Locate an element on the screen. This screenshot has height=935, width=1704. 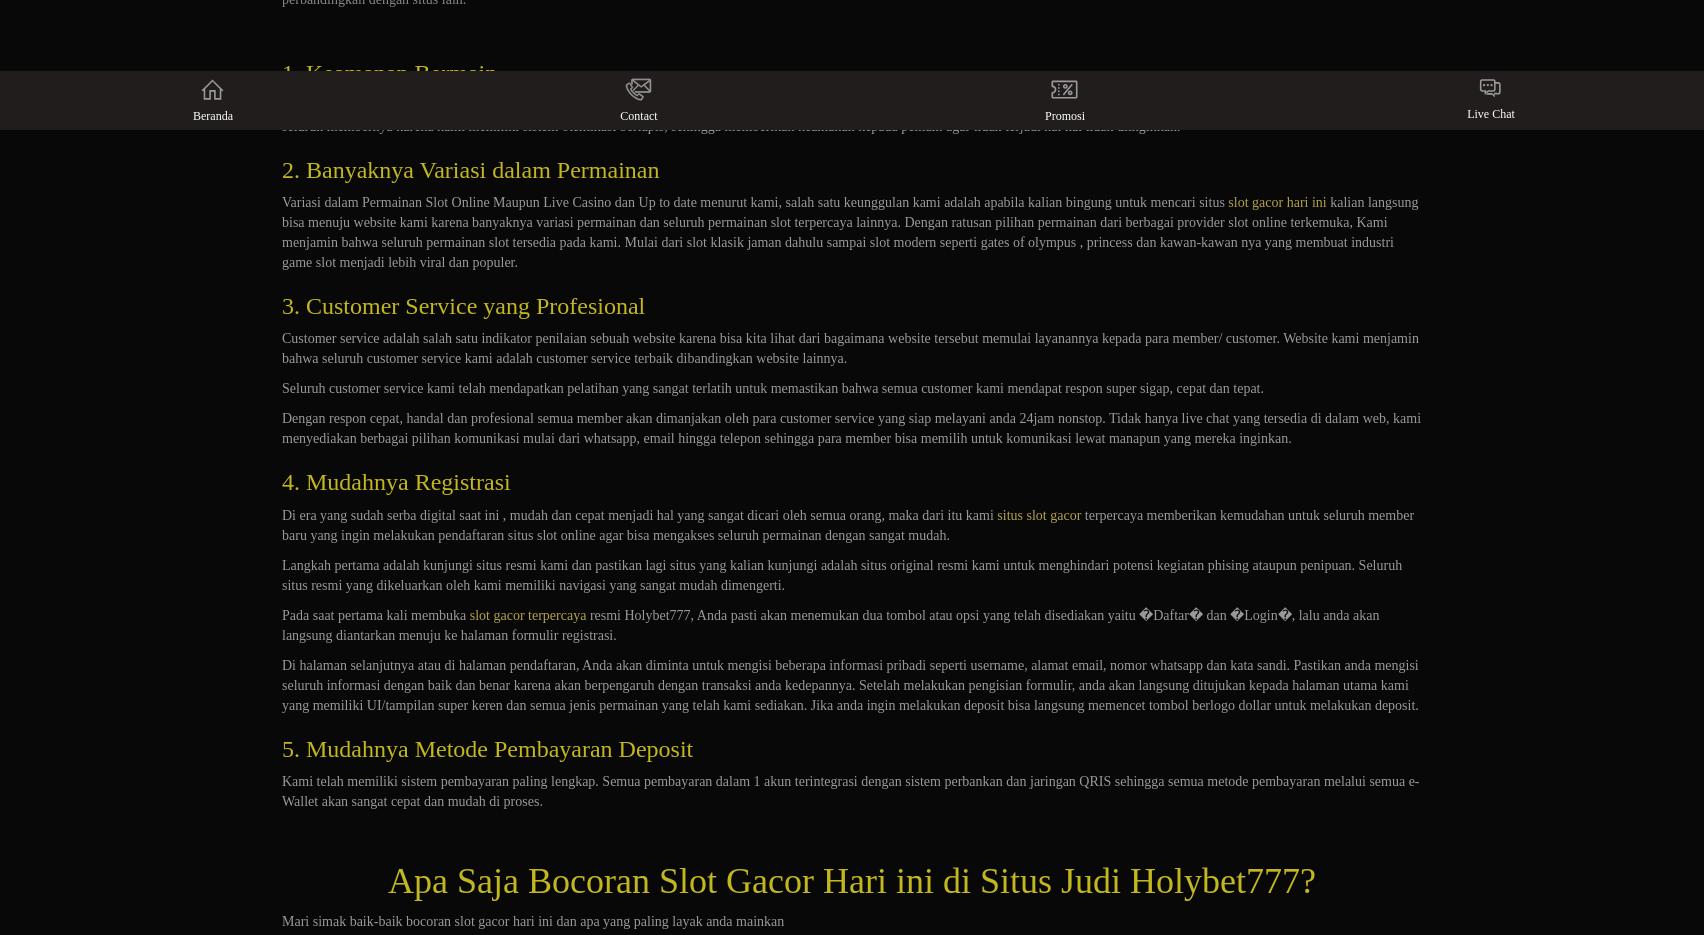
'kalian langsung bisa menuju website kami karena banyaknya variasi permainan dan seluruh permainan slot terpercaya lainnya. Dengan ratusan pilihan permainan dari berbagai provider slot online terkemuka, Kami menjamin bahwa seluruh permainan slot tersedia pada kami. Mulai dari slot klasik jaman dahulu sampai slot modern seperti gates of olympus , princess dan kawan-kawan nya yang membuat industri game slot menjadi lebih viral dan populer.' is located at coordinates (848, 232).